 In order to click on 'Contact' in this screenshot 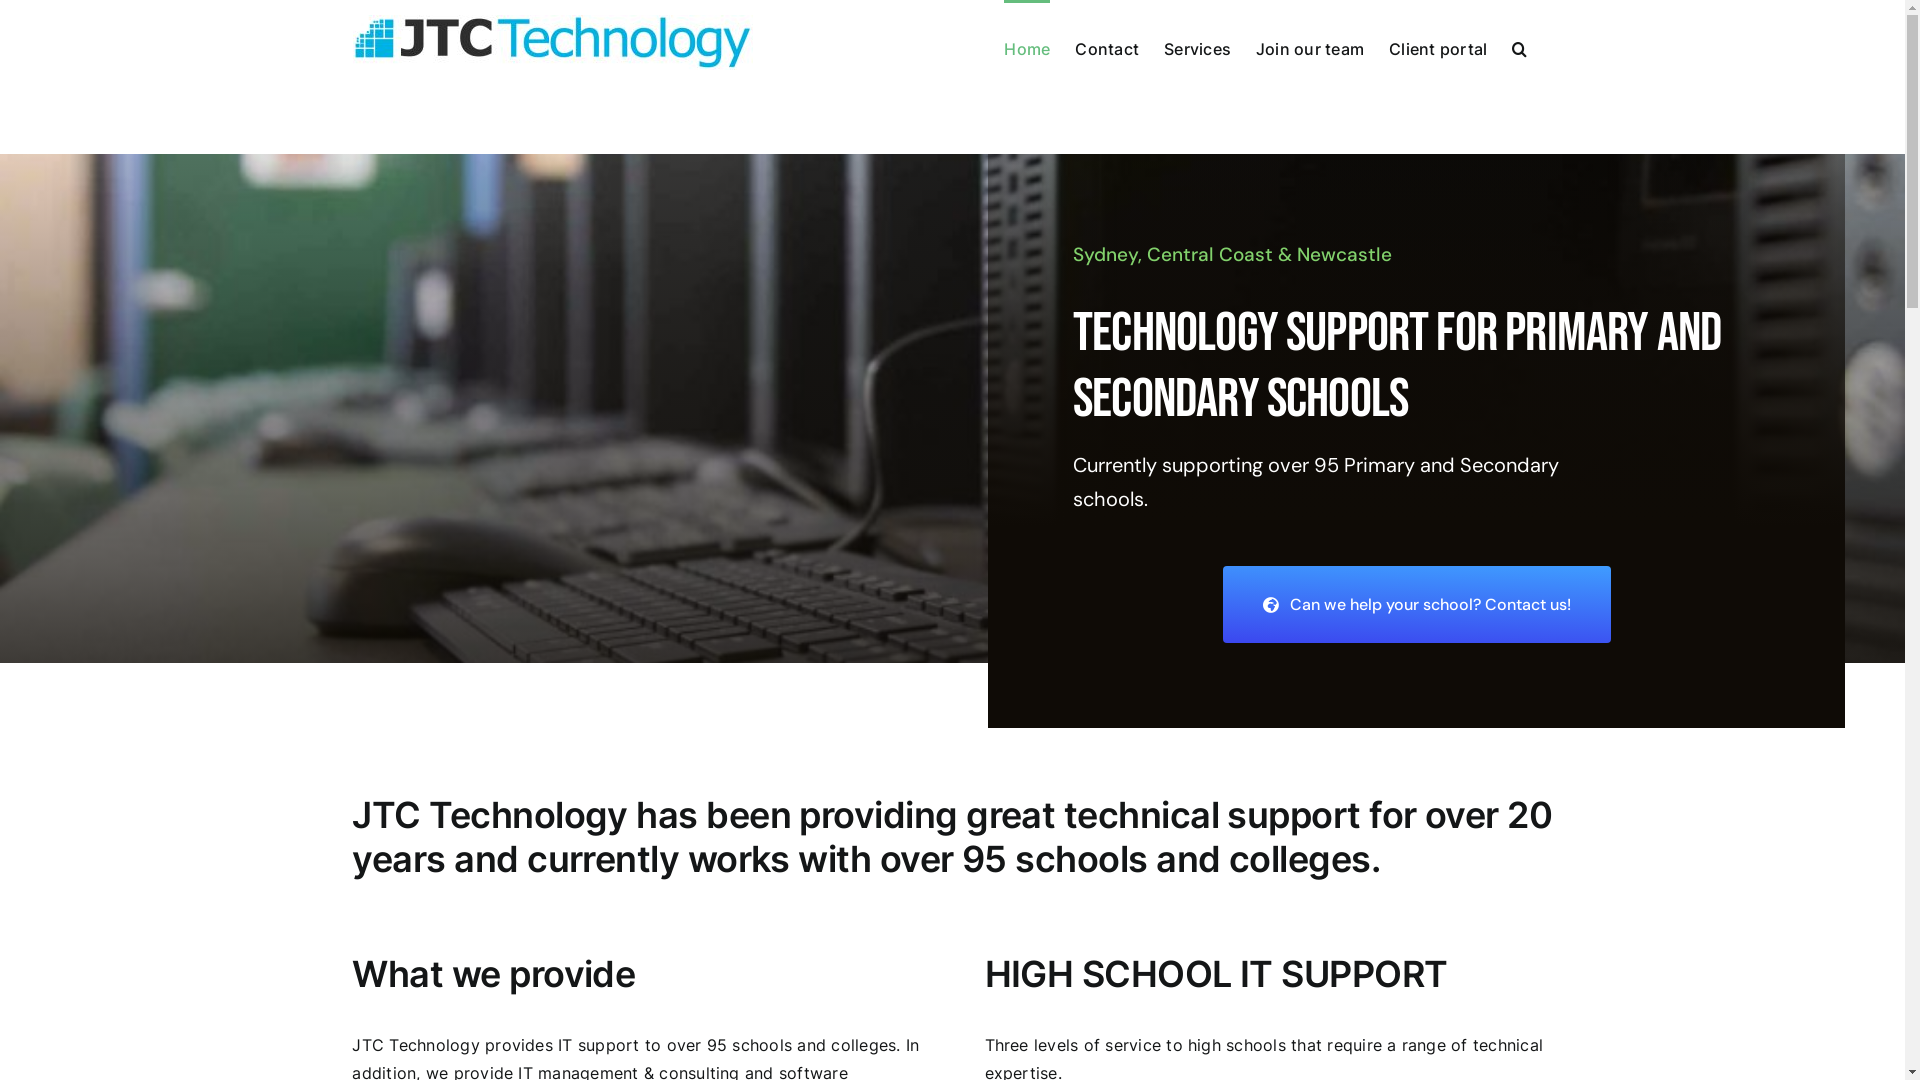, I will do `click(1106, 45)`.